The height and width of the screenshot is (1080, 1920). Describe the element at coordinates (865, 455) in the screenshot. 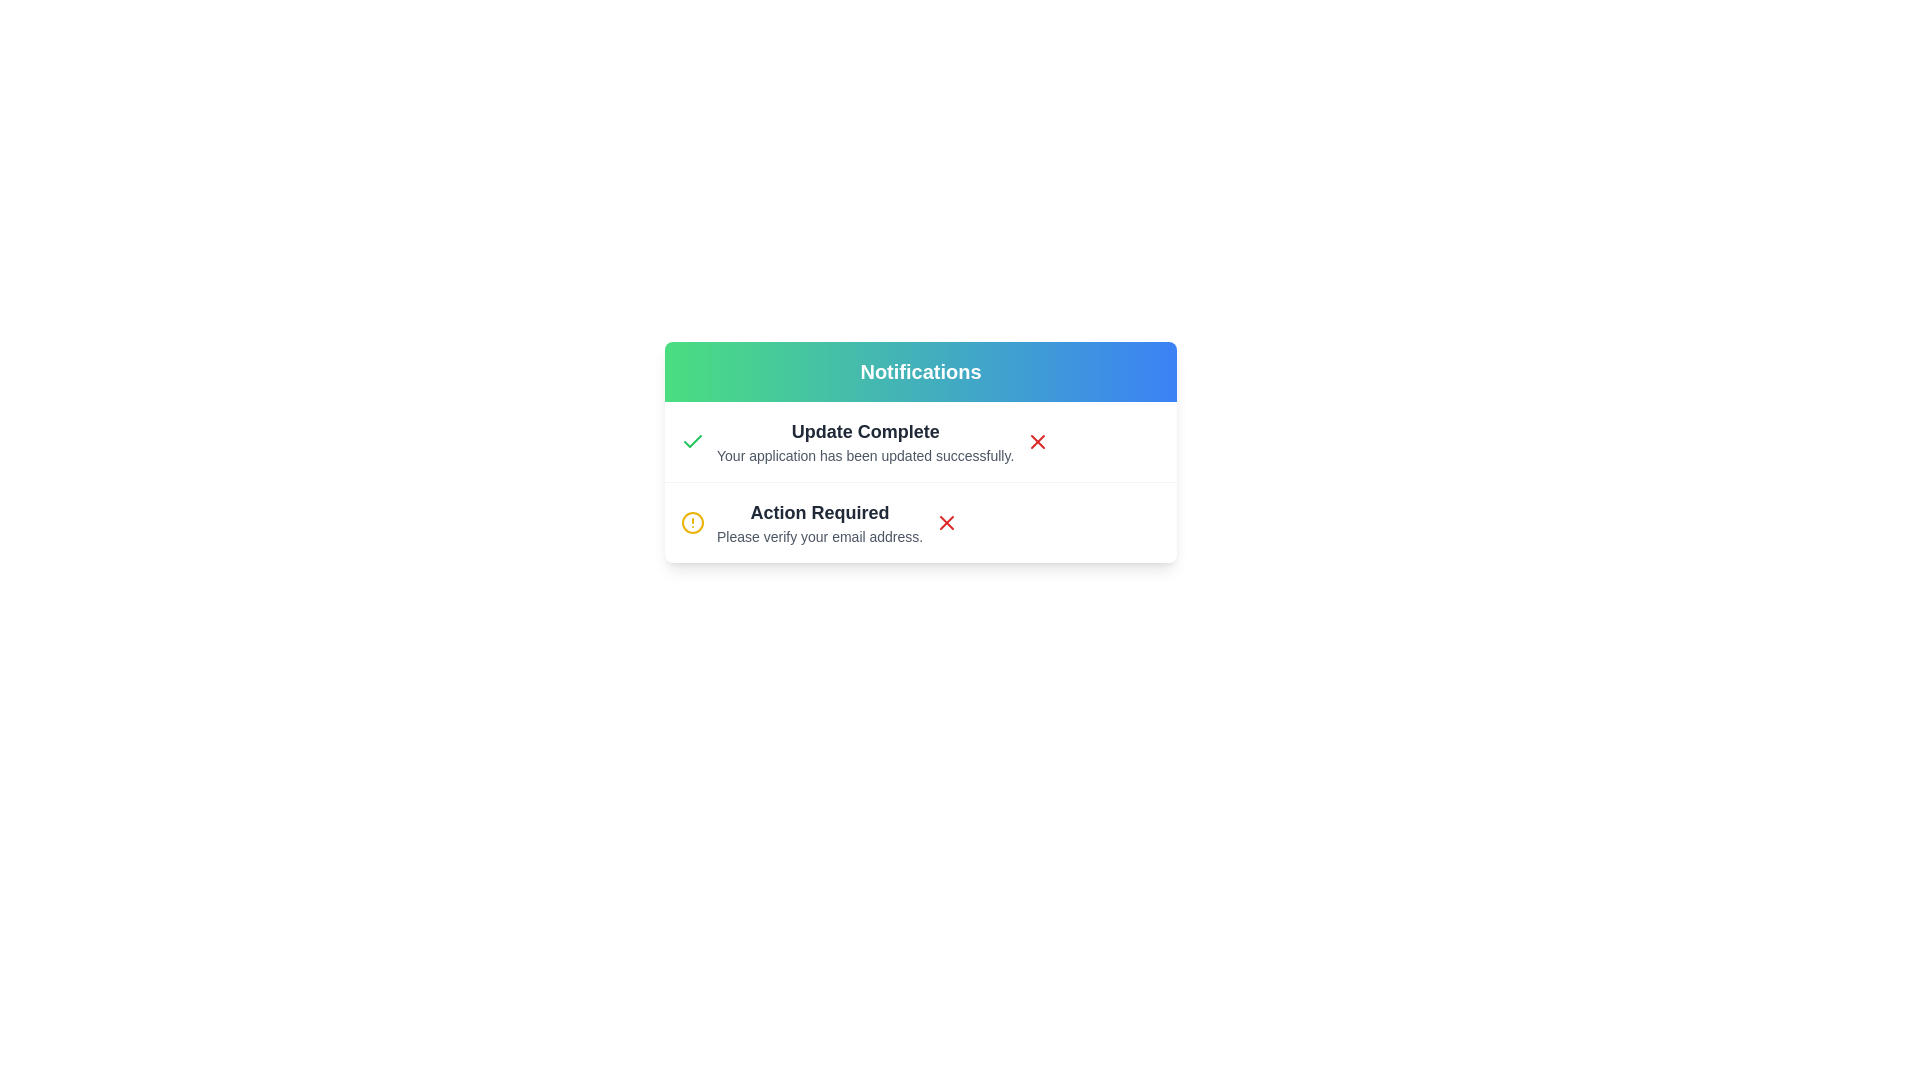

I see `the text label that says 'Your application has been updated successfully.' located below the heading 'Update Complete' in the notification card` at that location.